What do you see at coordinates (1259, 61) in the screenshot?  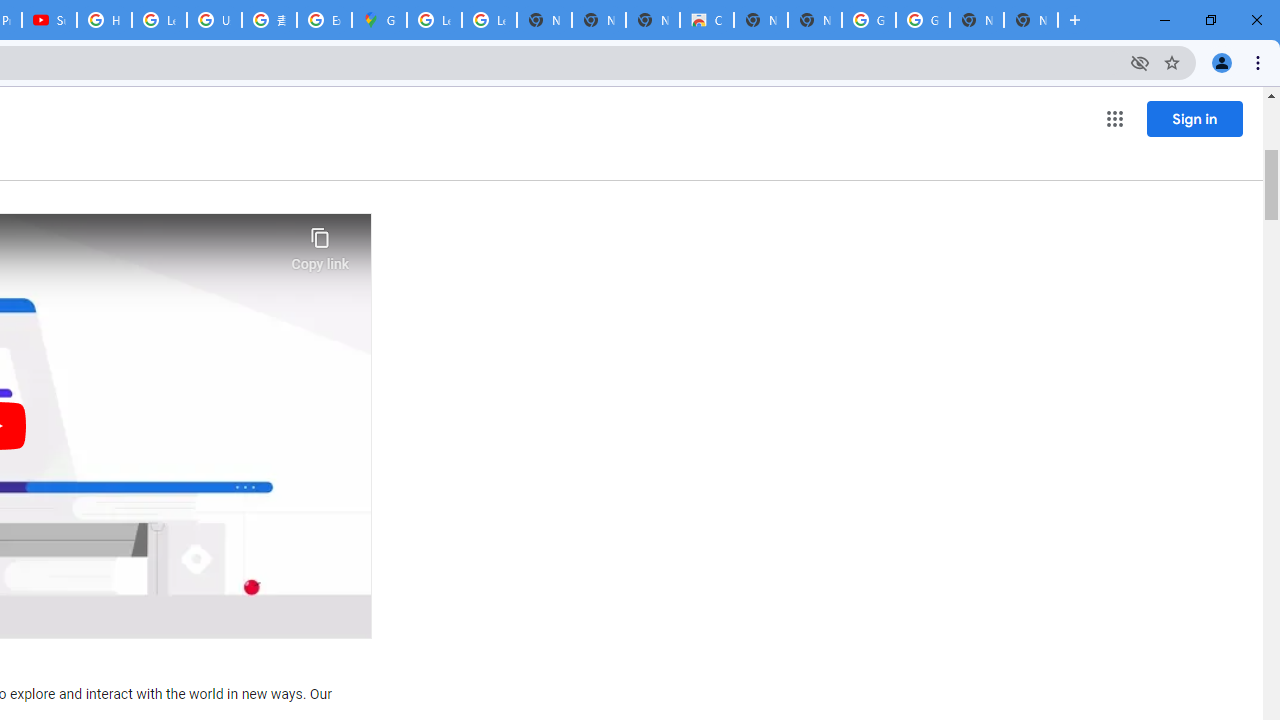 I see `'Chrome'` at bounding box center [1259, 61].